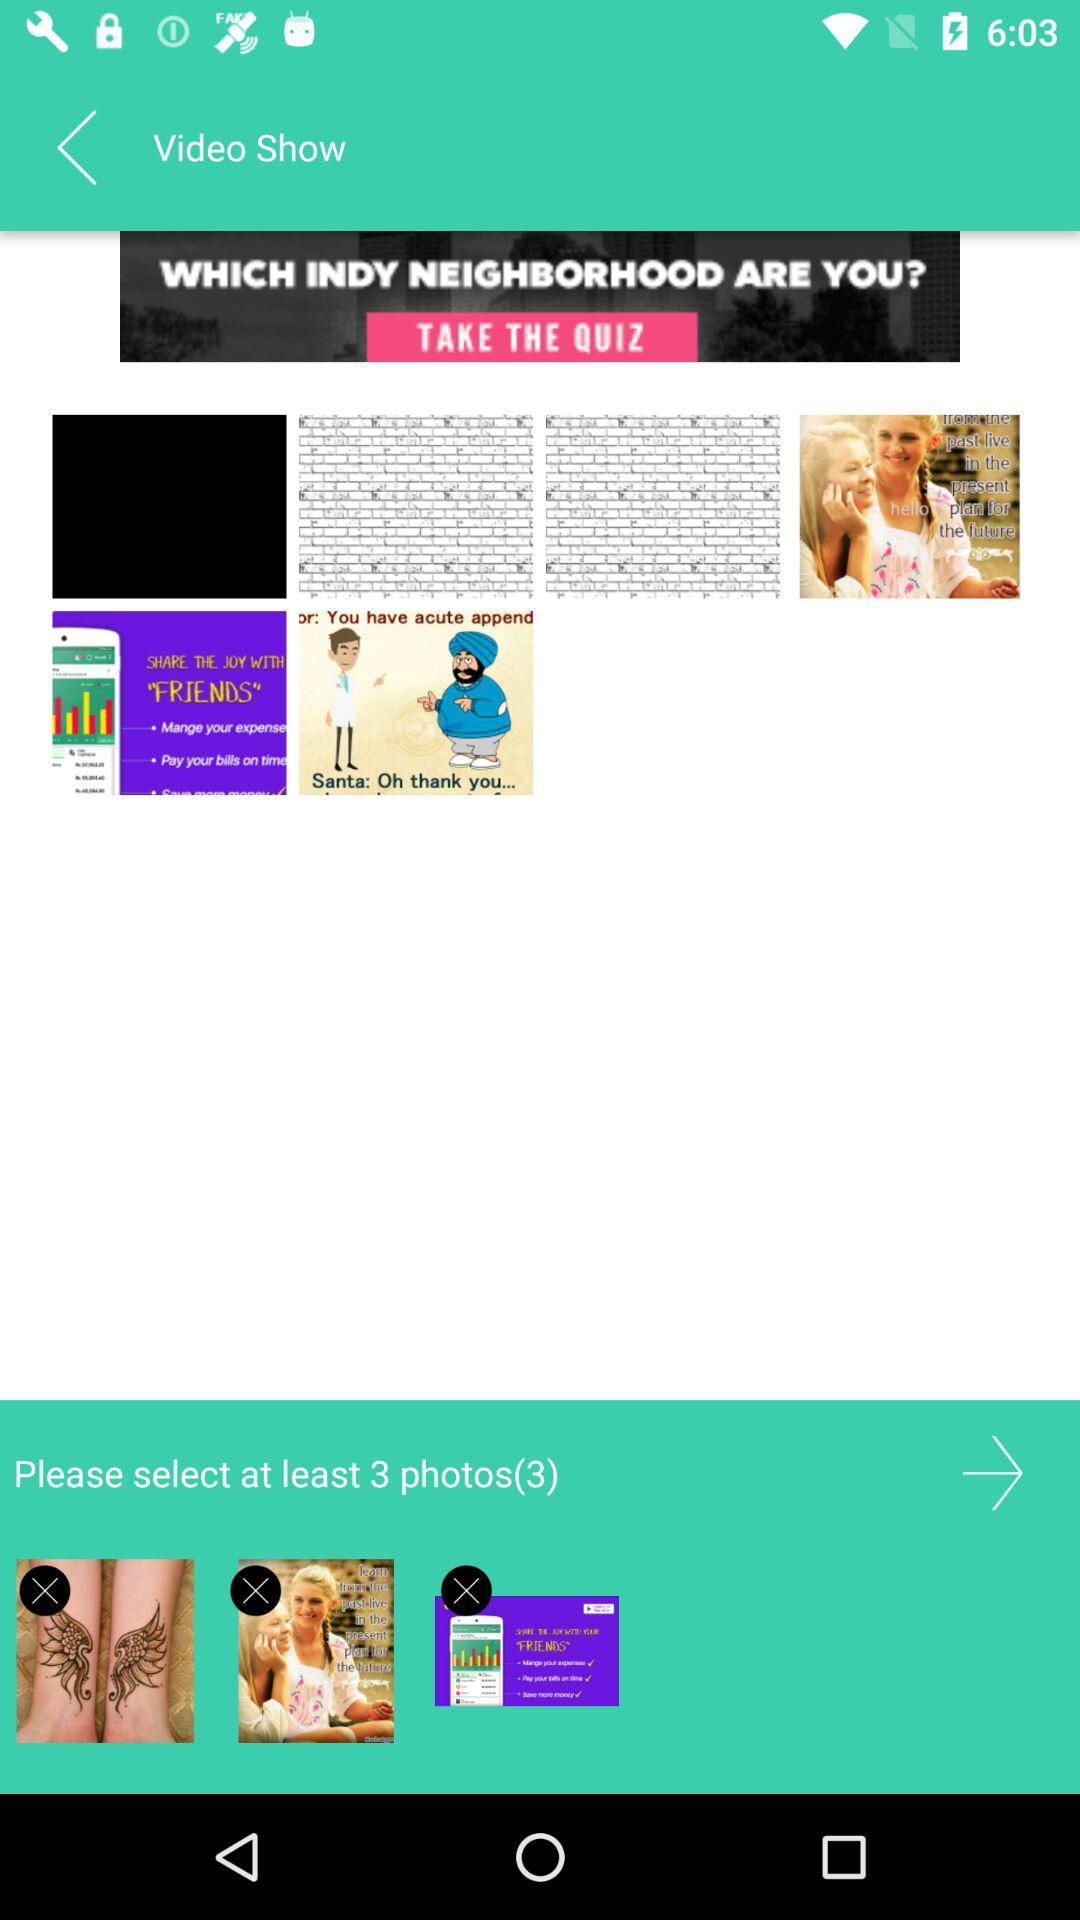 The width and height of the screenshot is (1080, 1920). What do you see at coordinates (254, 1589) in the screenshot?
I see `item` at bounding box center [254, 1589].